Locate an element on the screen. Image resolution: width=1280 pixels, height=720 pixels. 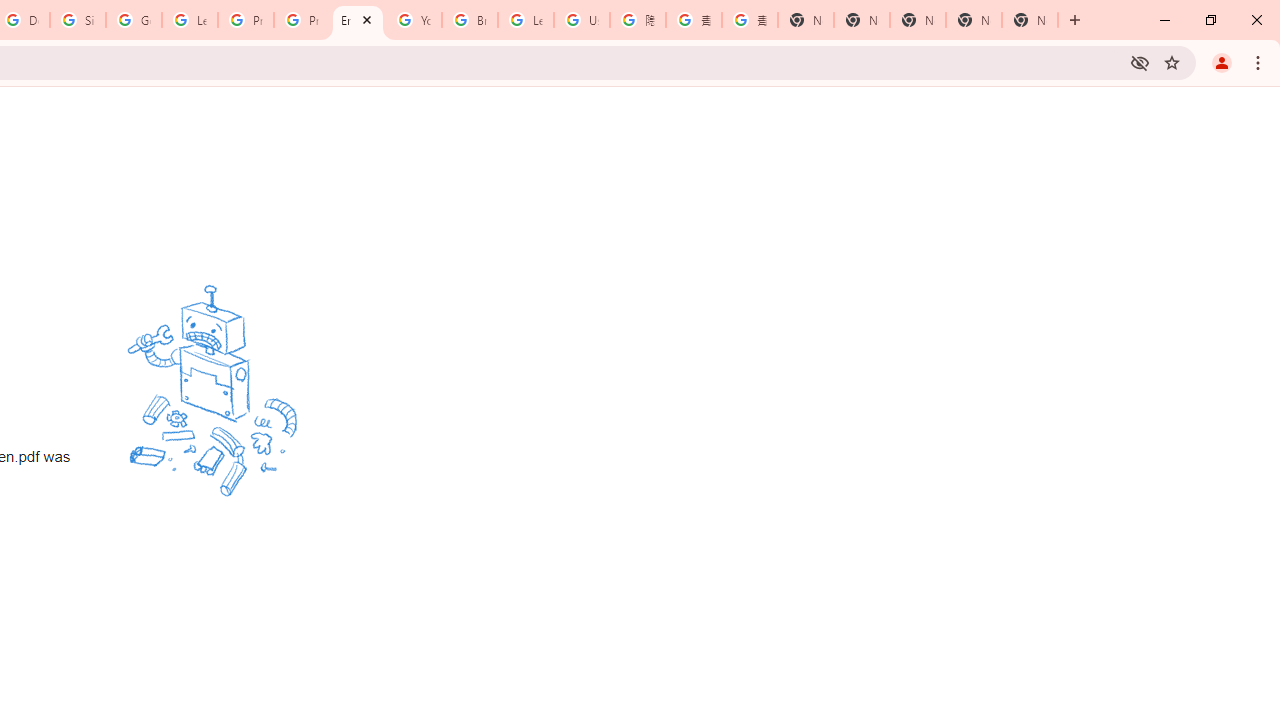
'Privacy Help Center - Policies Help' is located at coordinates (244, 20).